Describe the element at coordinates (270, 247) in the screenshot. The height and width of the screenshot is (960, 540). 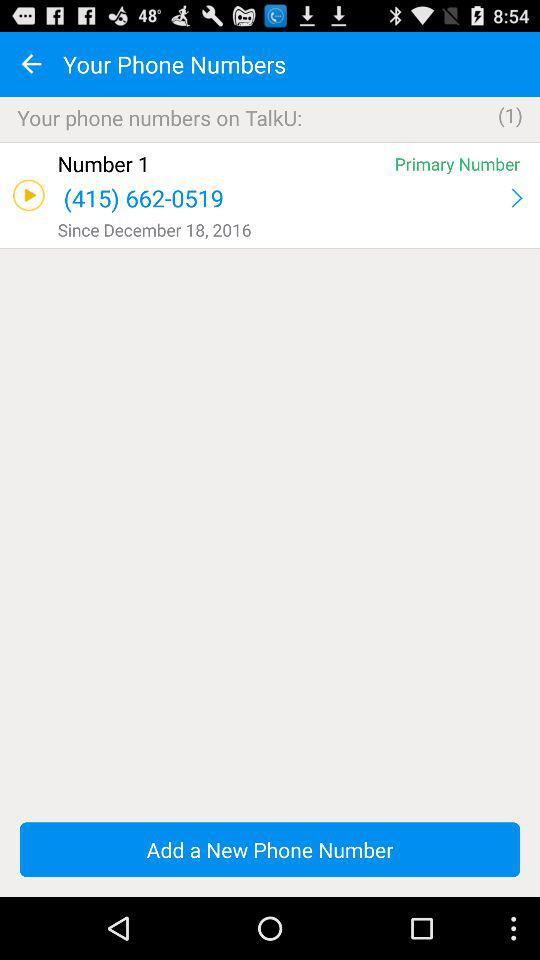
I see `the app below the since december 18 icon` at that location.